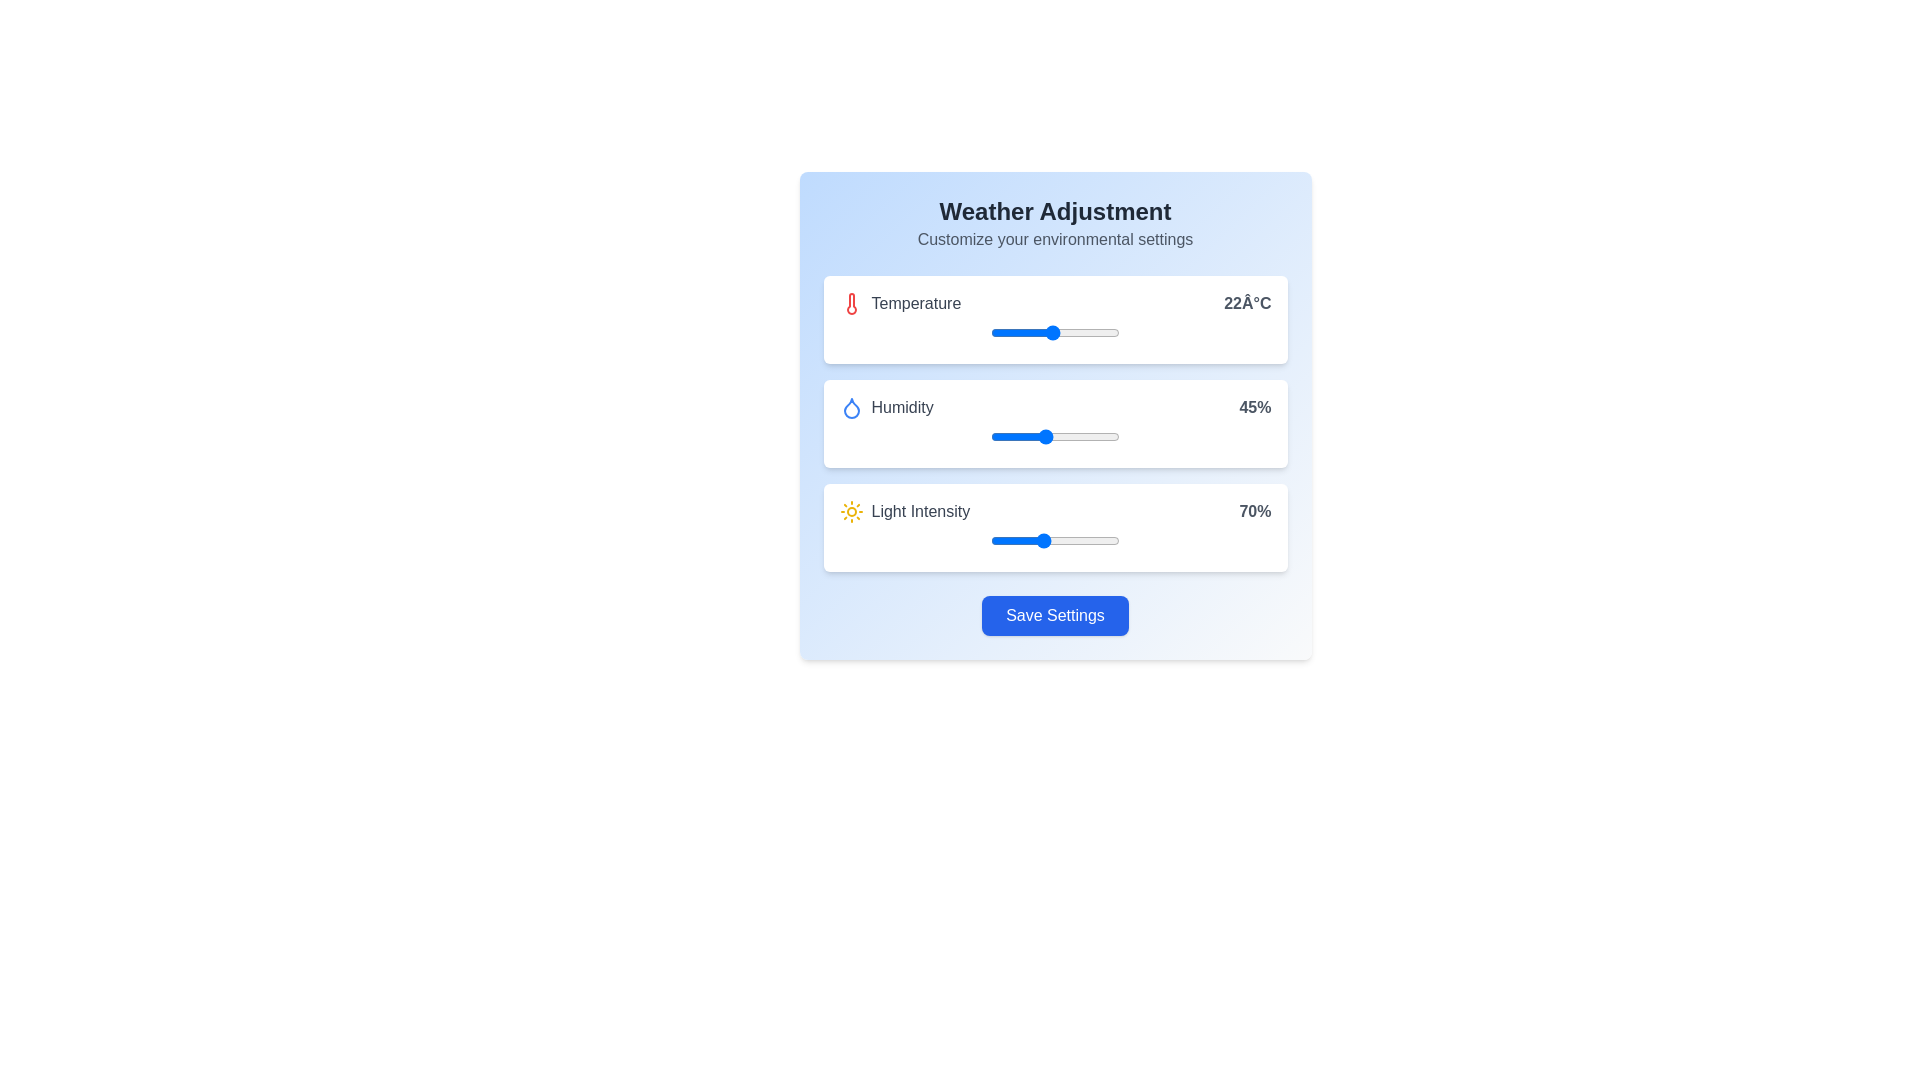 Image resolution: width=1920 pixels, height=1080 pixels. What do you see at coordinates (885, 407) in the screenshot?
I see `the 'Humidity' label with the blue droplet icon, located in the middle white card of the 'Weather Adjustment' interface` at bounding box center [885, 407].